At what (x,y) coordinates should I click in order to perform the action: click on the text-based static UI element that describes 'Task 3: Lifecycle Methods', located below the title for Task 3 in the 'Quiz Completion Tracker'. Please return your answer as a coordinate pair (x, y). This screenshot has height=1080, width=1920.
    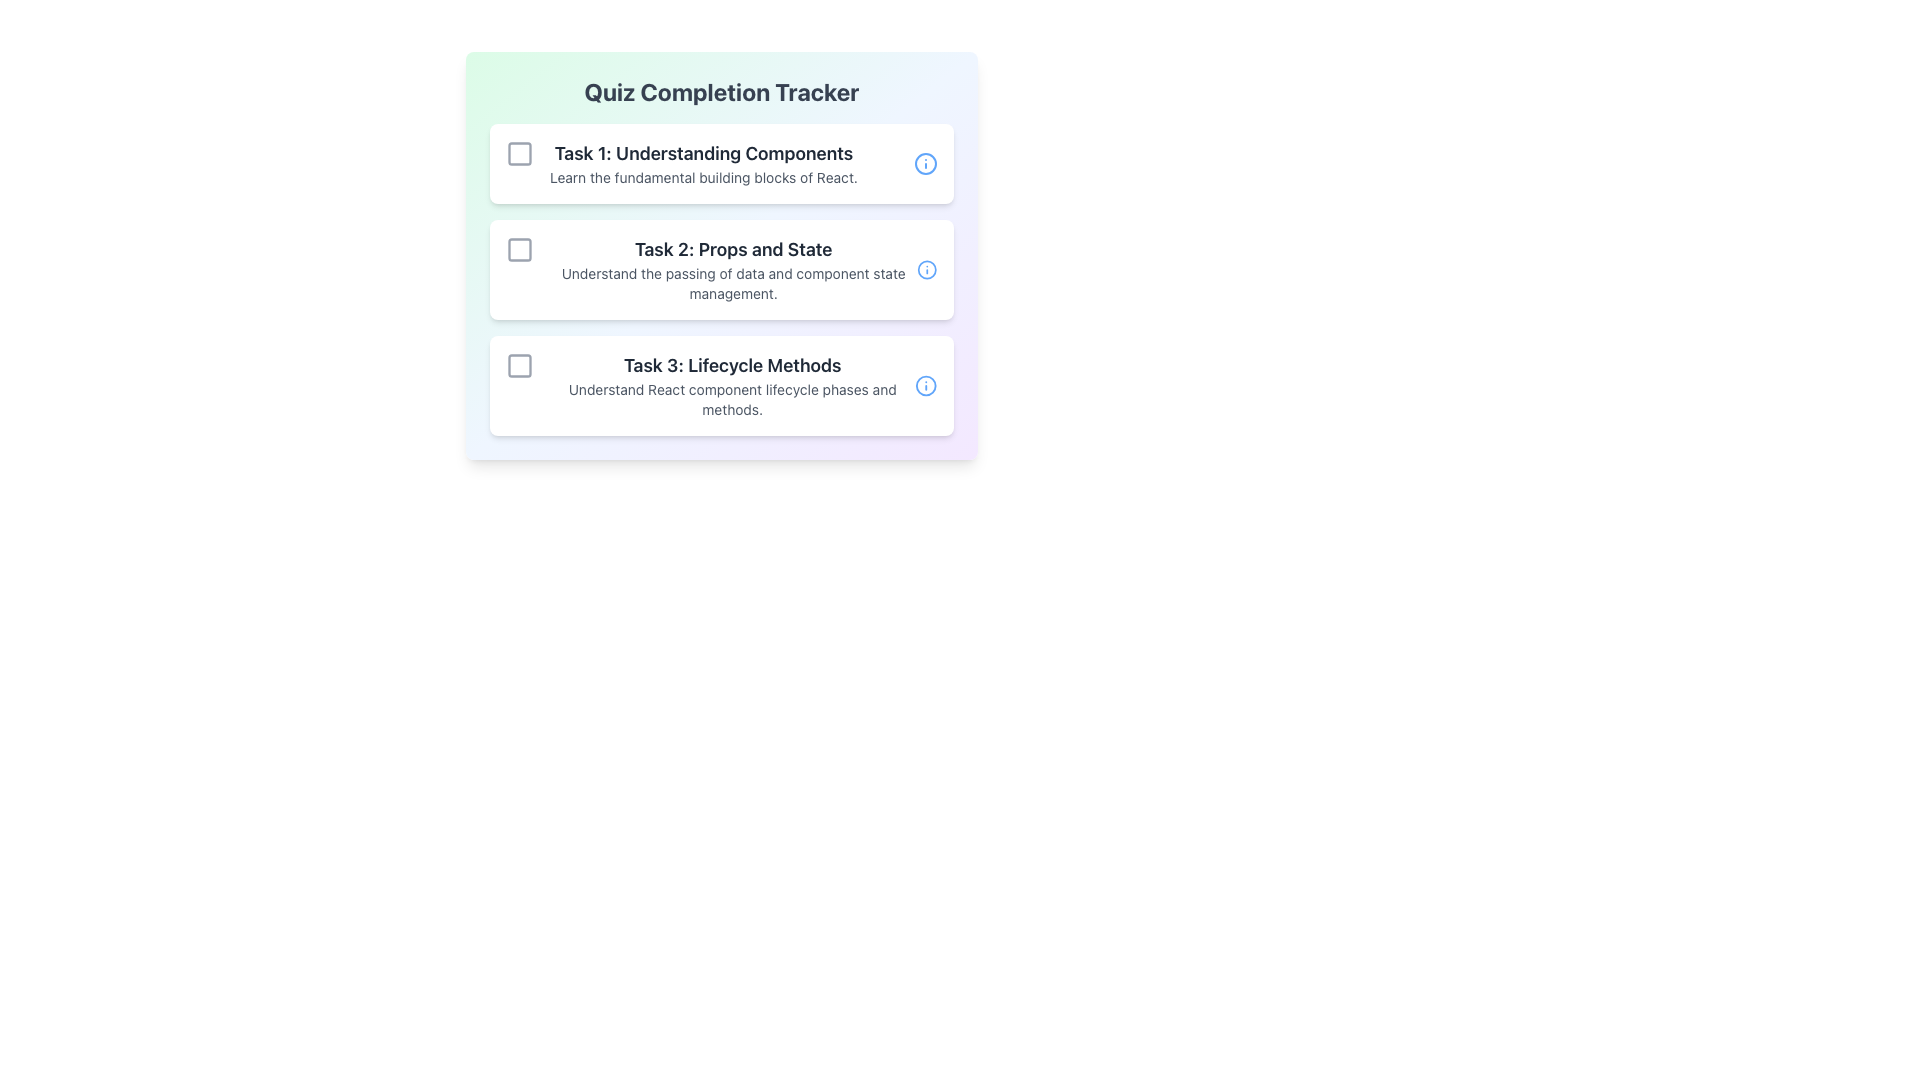
    Looking at the image, I should click on (710, 385).